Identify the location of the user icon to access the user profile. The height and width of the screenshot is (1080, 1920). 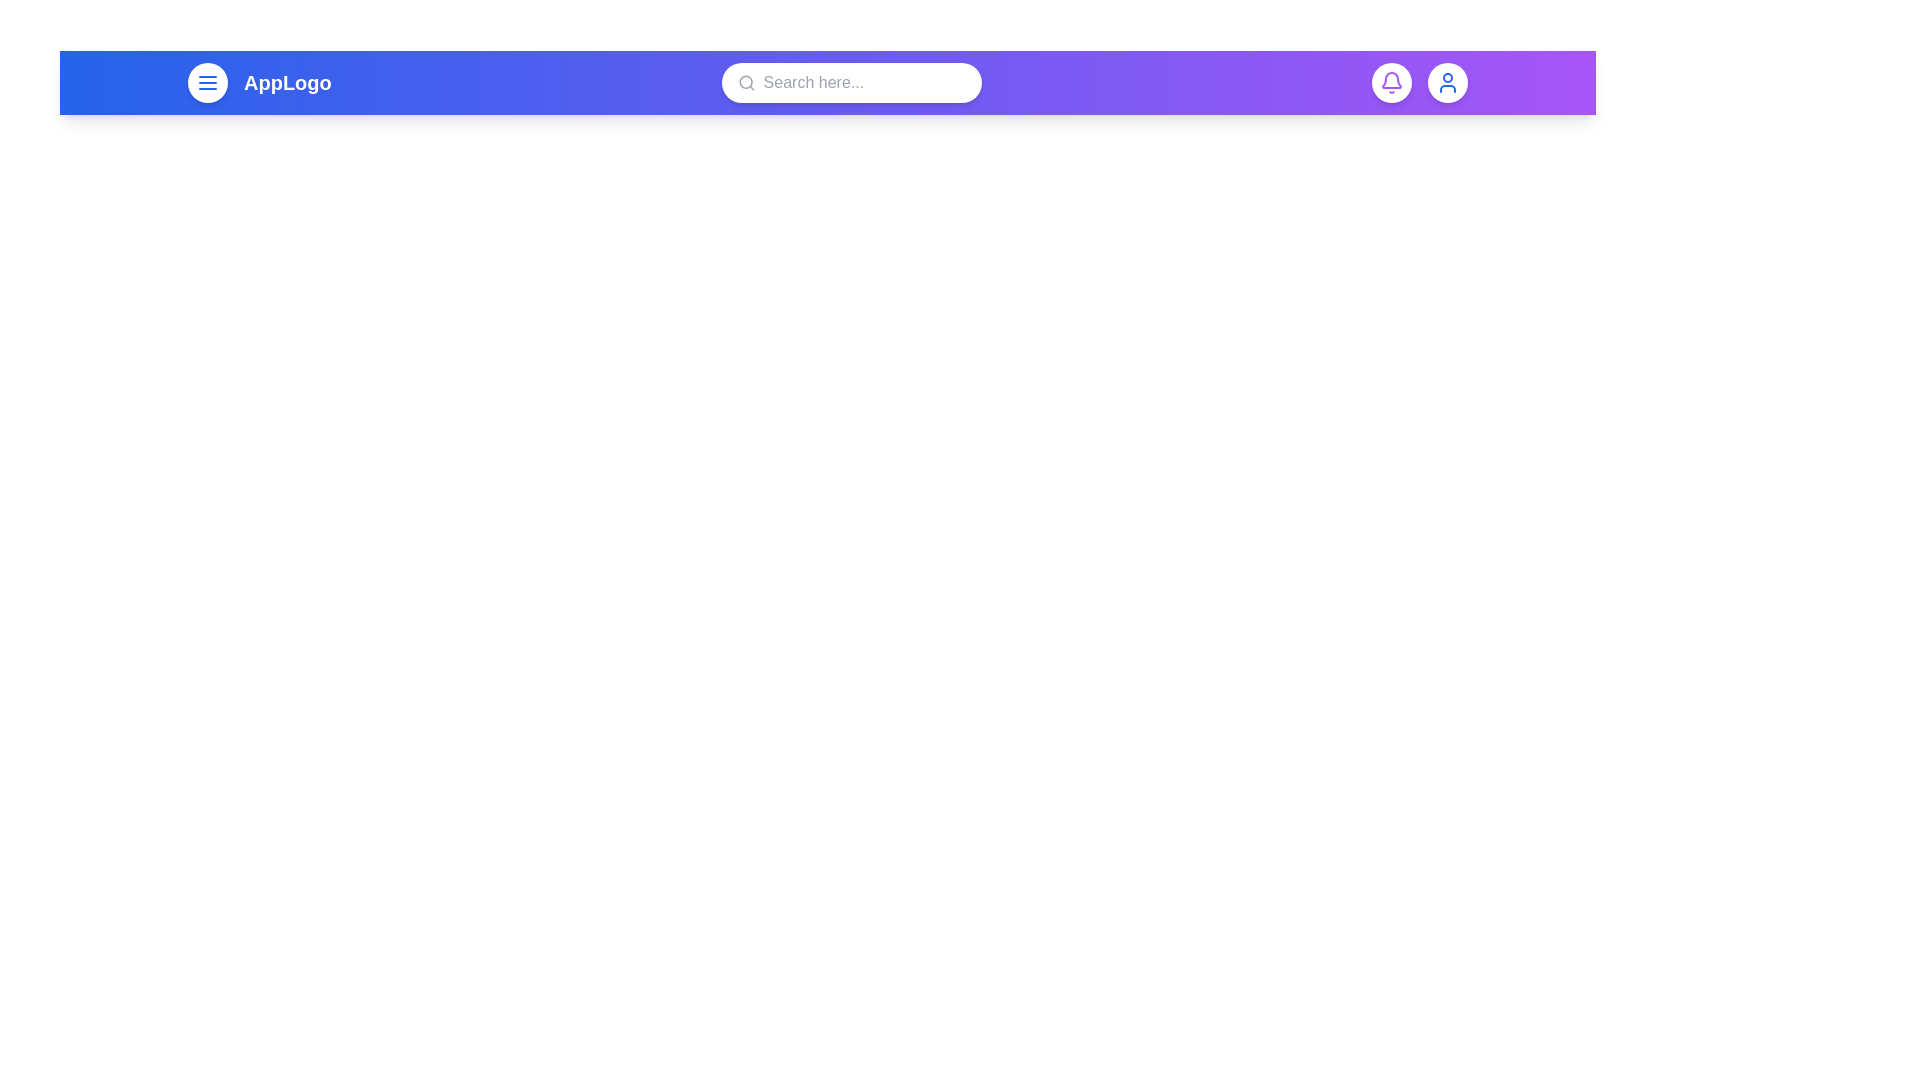
(1448, 82).